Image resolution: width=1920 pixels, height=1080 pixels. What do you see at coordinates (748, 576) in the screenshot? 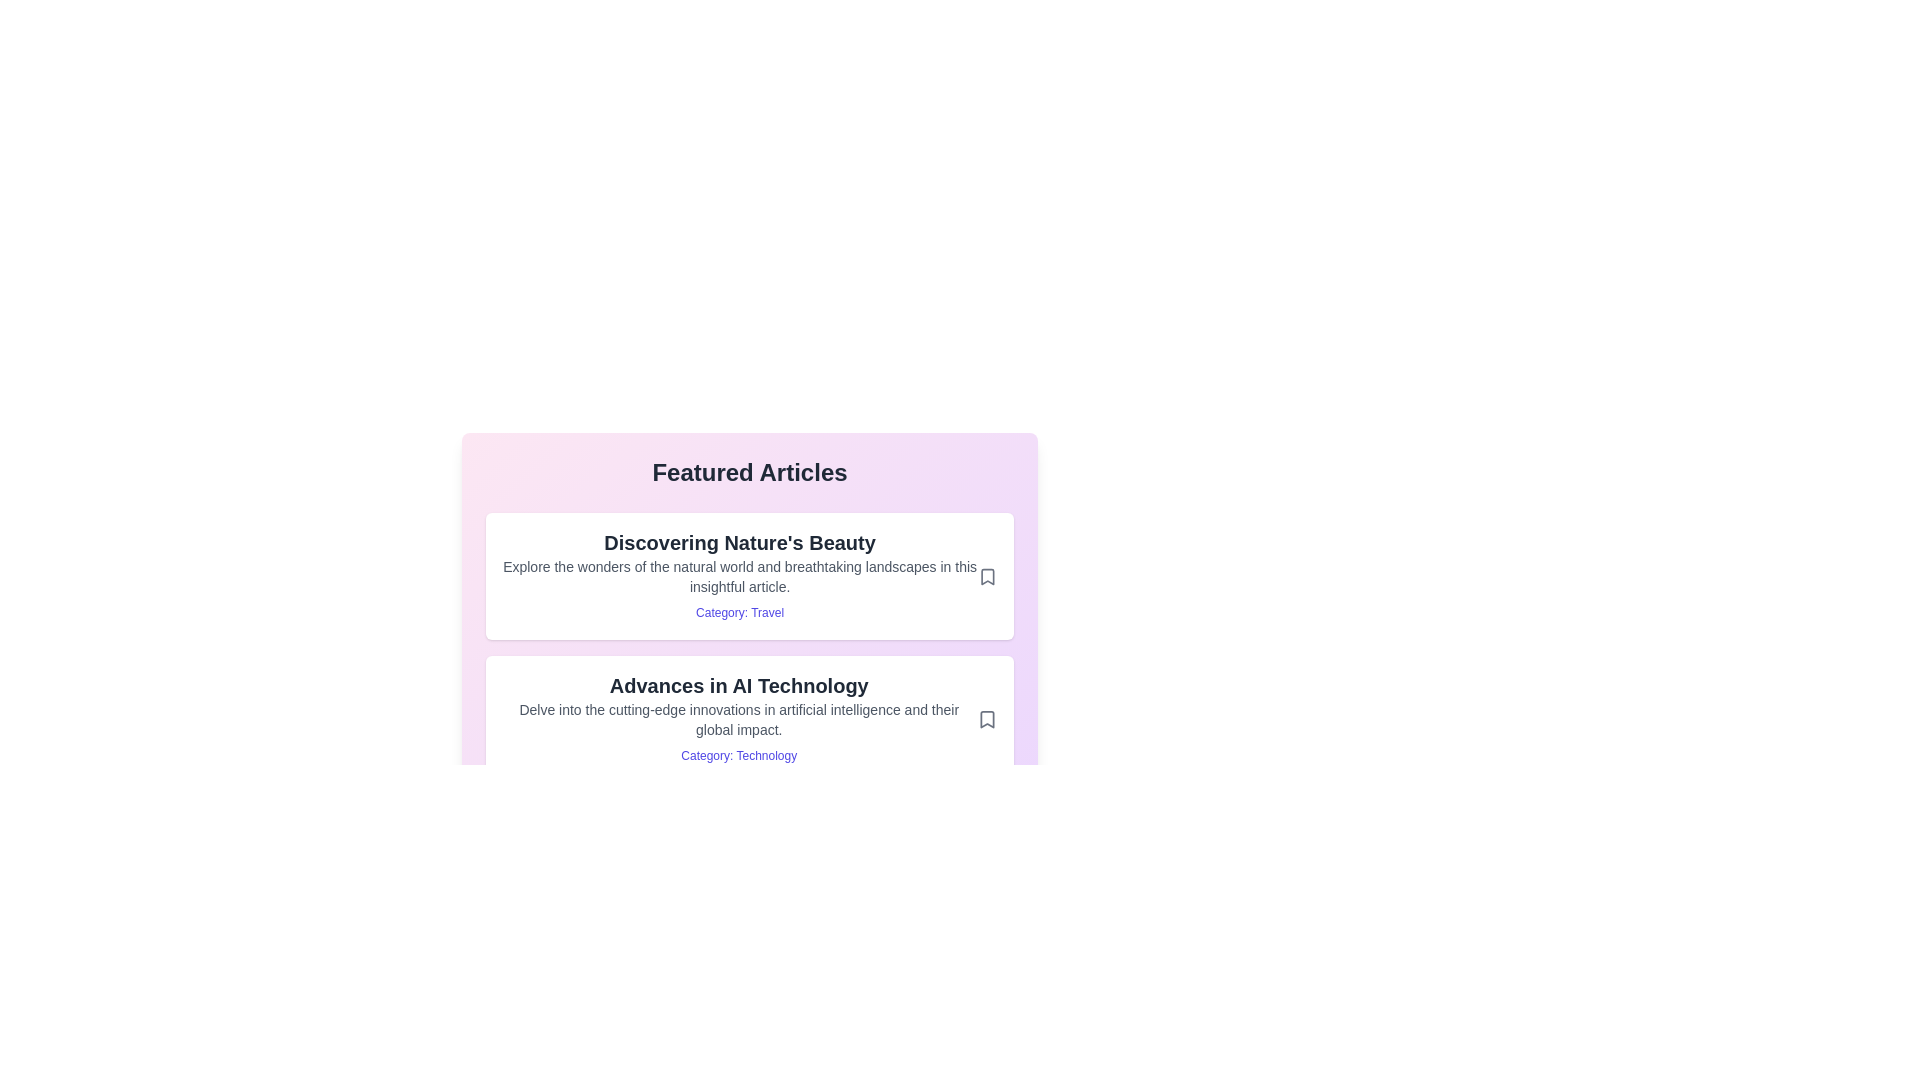
I see `the article titled 'Discovering Nature's Beauty'` at bounding box center [748, 576].